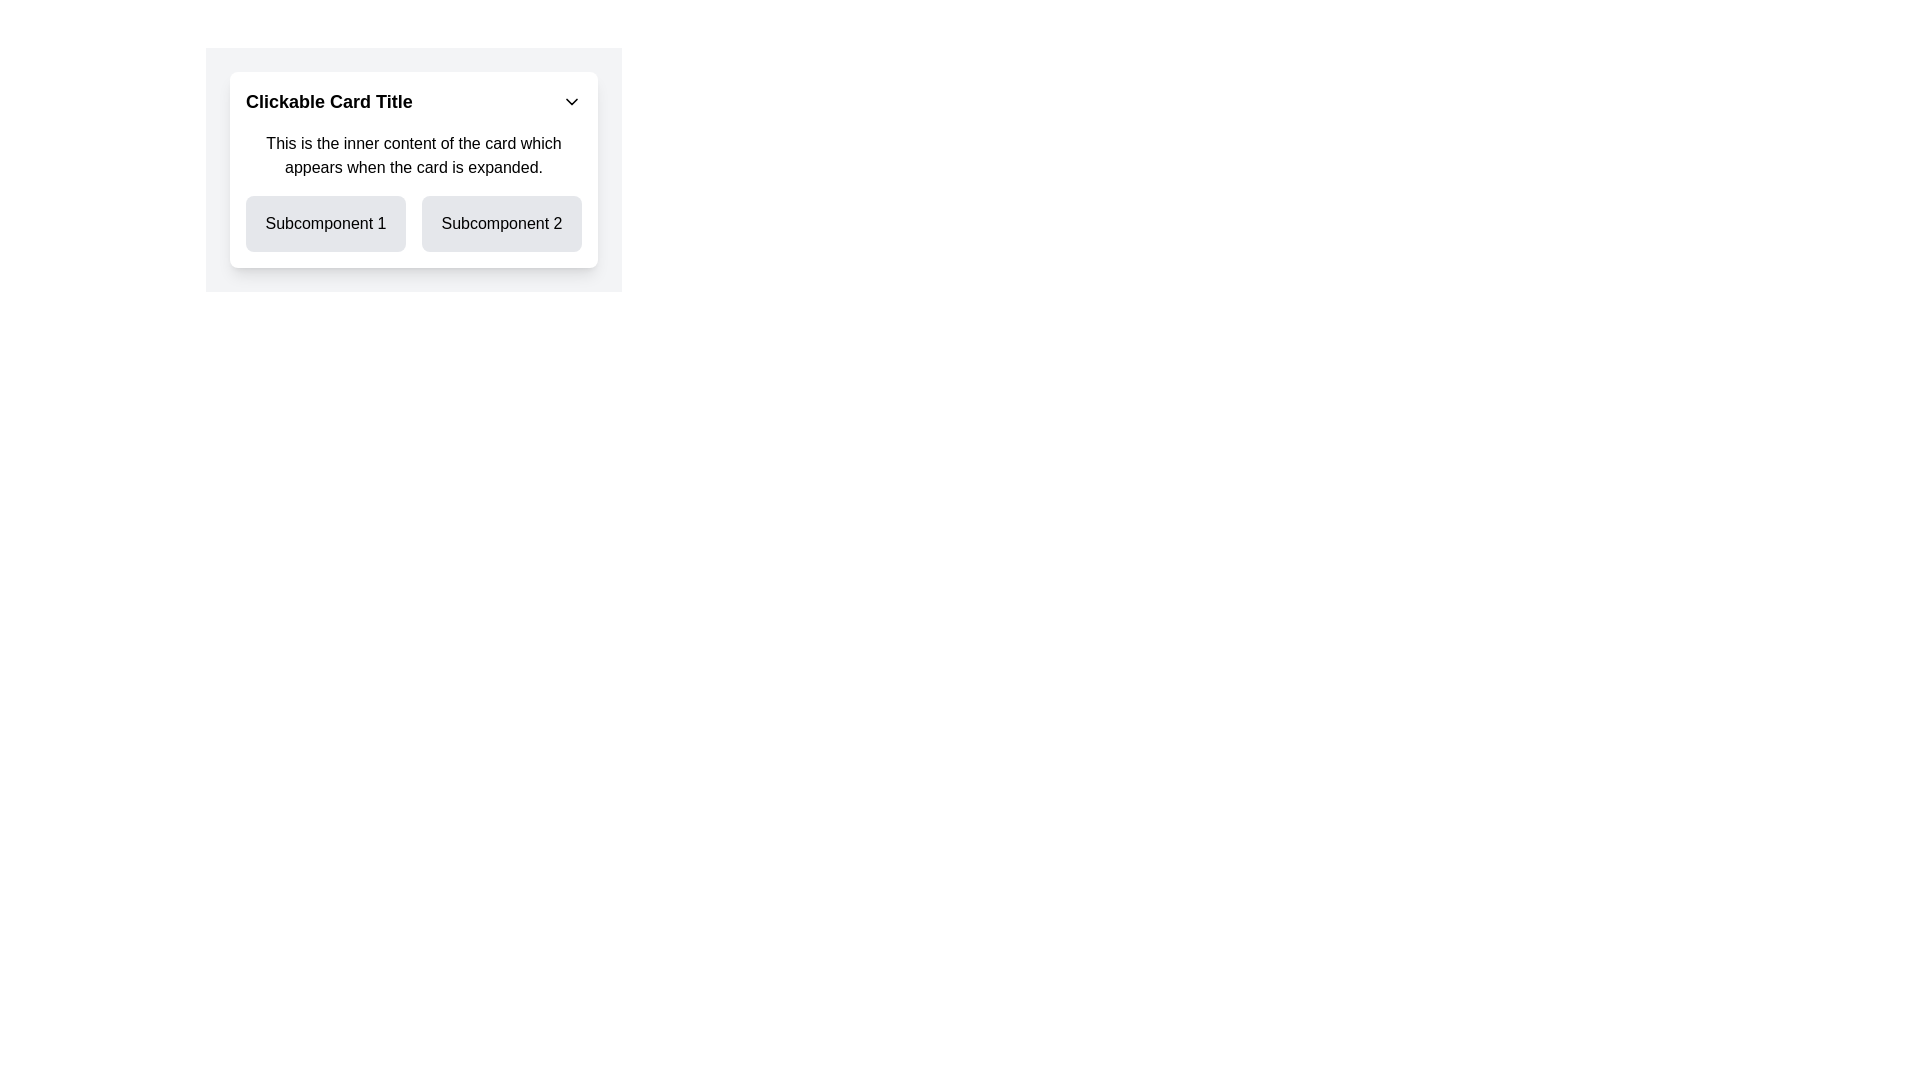 The image size is (1920, 1080). What do you see at coordinates (326, 223) in the screenshot?
I see `the static text box labeled 'Subcomponent 1' which is part of a grid layout and has a light gray background with rounded corners` at bounding box center [326, 223].